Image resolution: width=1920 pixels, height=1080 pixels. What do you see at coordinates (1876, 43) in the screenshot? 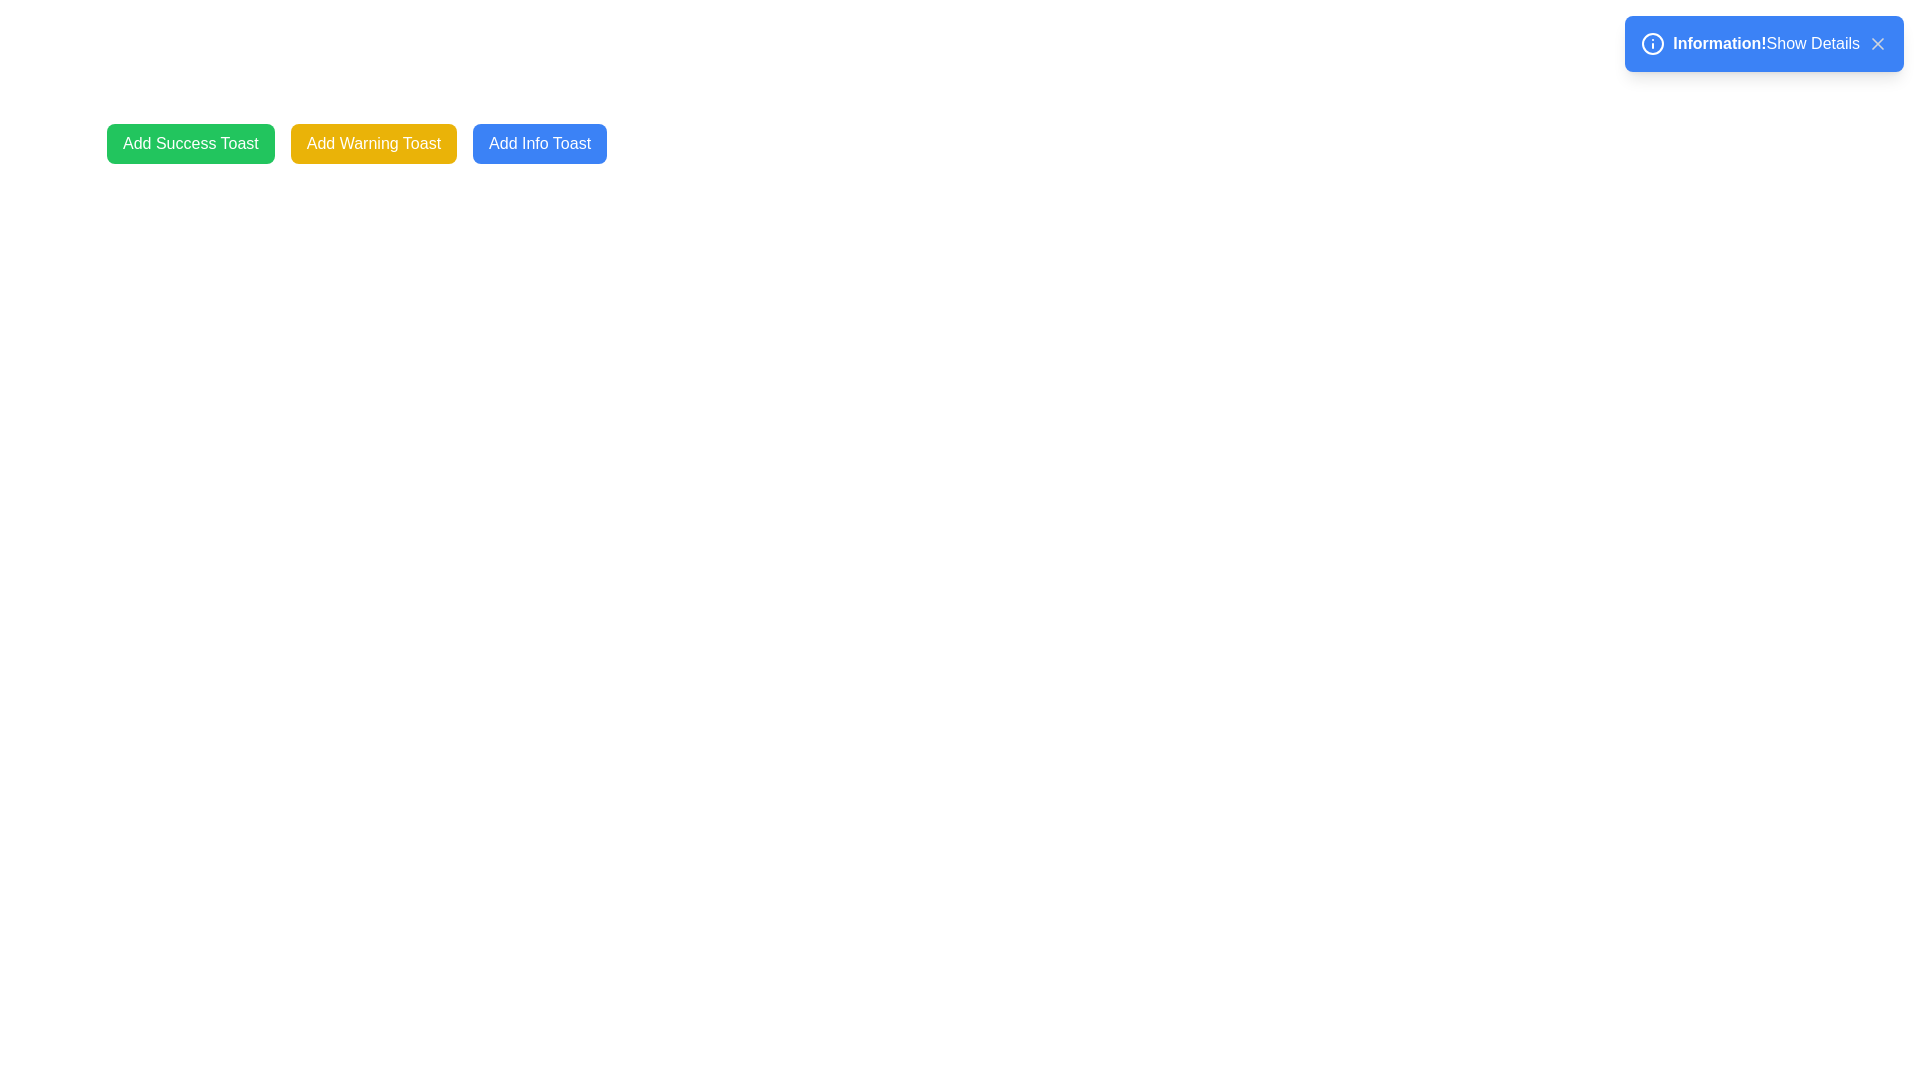
I see `the dismiss icon located in the top-right corner of the alert box labeled 'Information!Show Details'` at bounding box center [1876, 43].